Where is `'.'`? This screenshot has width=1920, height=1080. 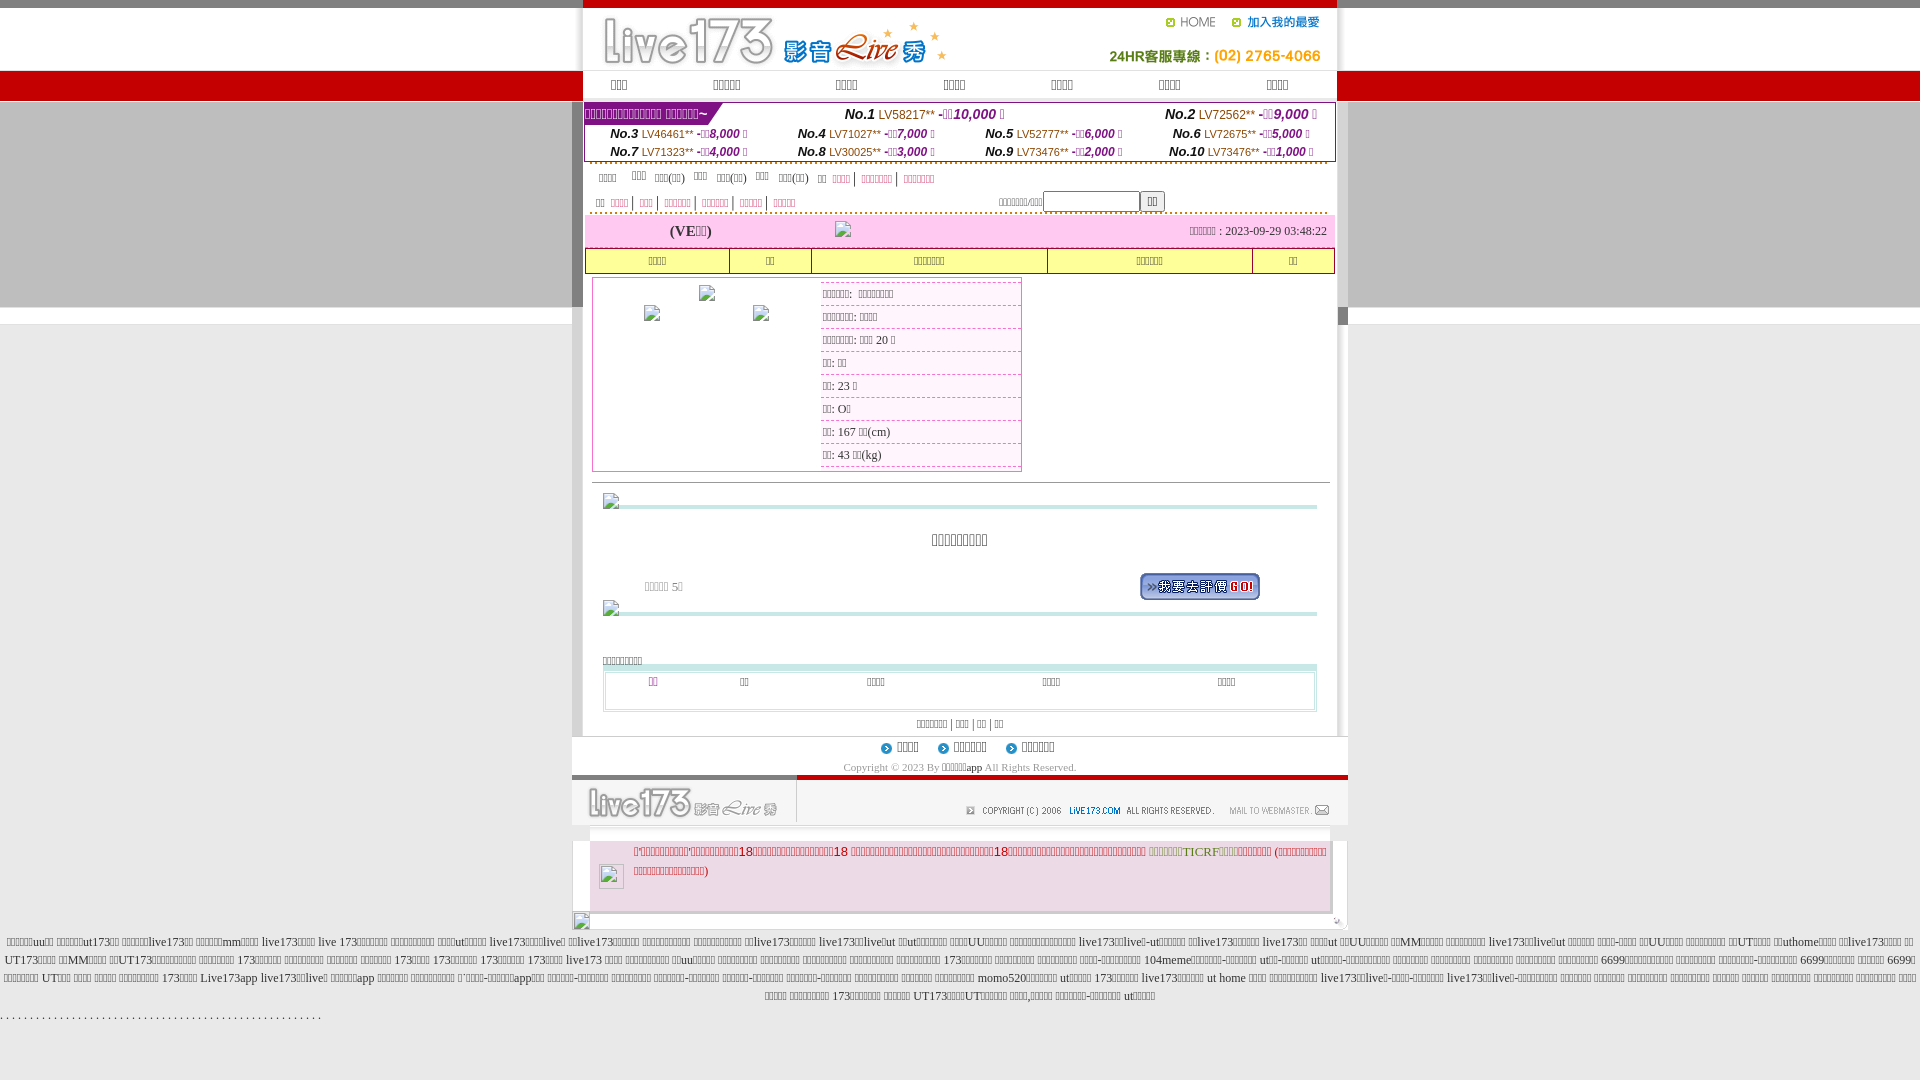 '.' is located at coordinates (95, 1014).